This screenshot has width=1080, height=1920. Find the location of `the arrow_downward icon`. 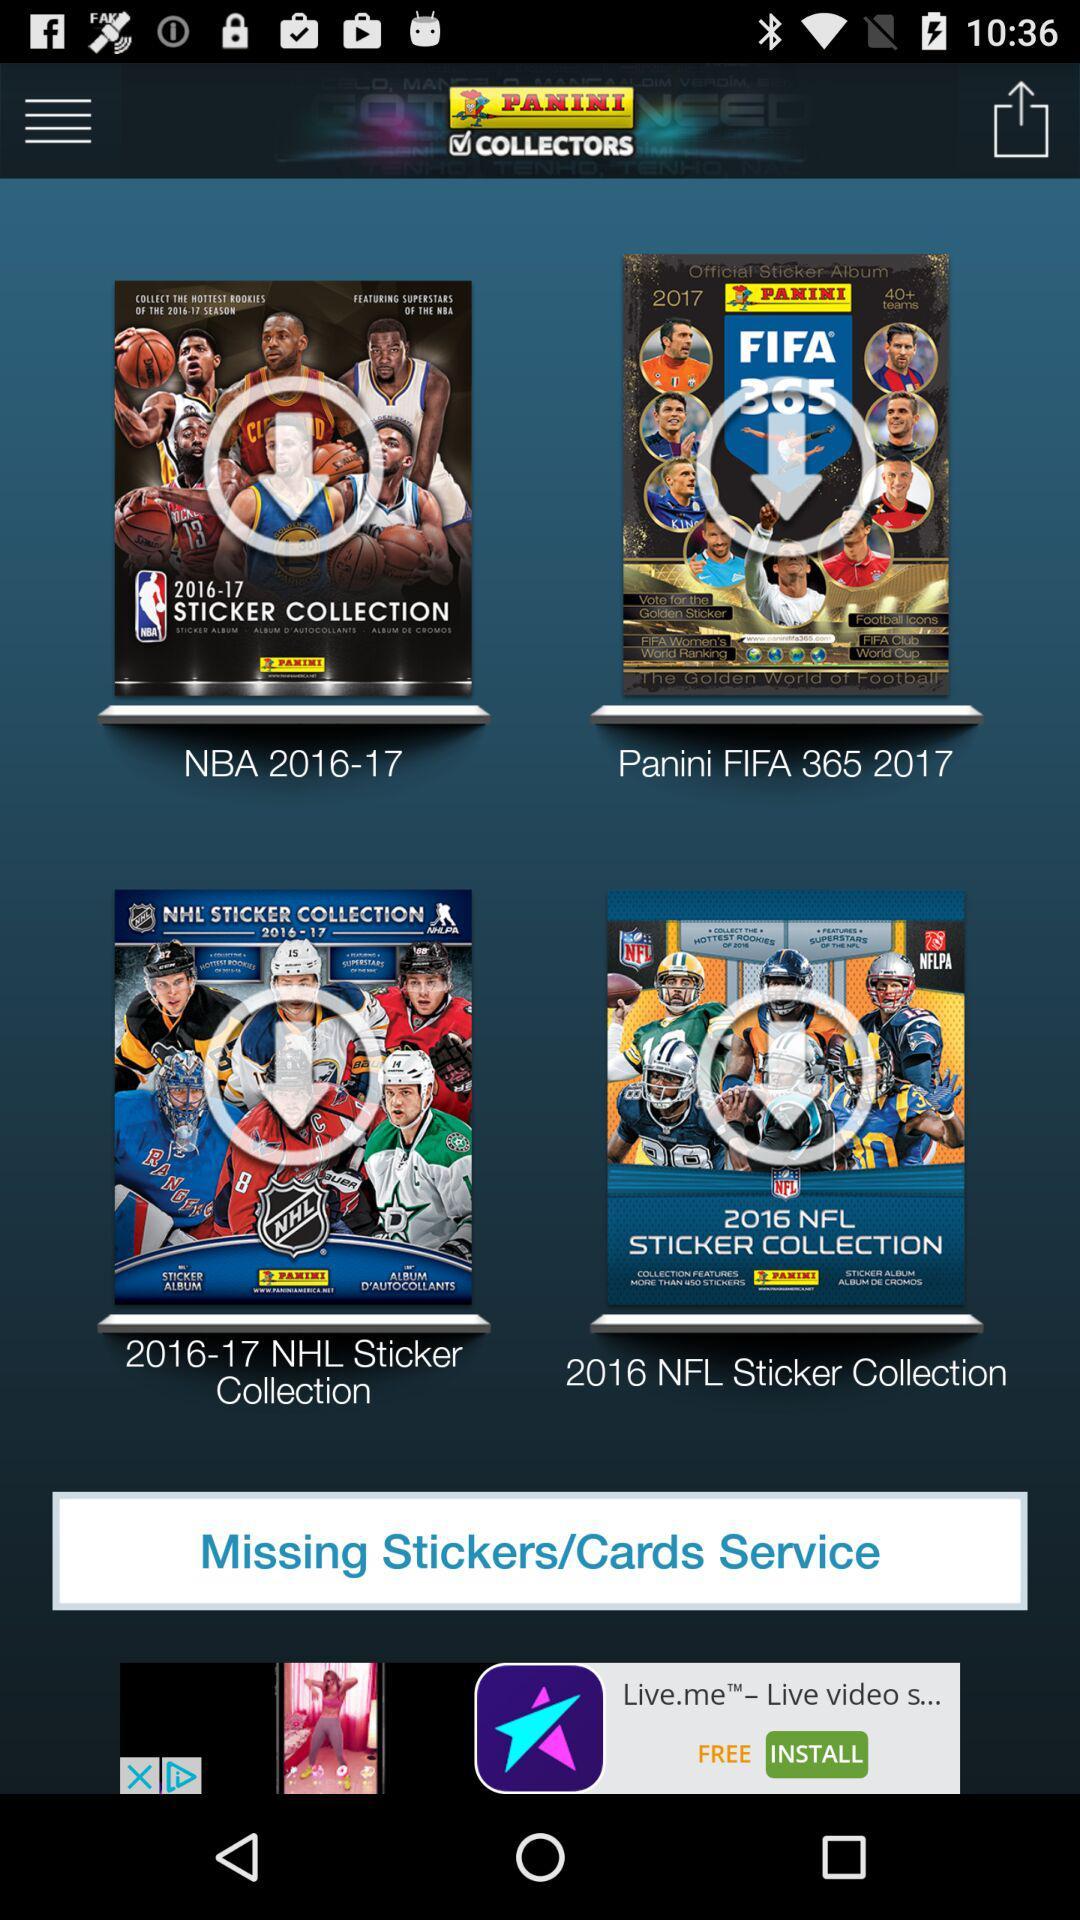

the arrow_downward icon is located at coordinates (785, 1148).